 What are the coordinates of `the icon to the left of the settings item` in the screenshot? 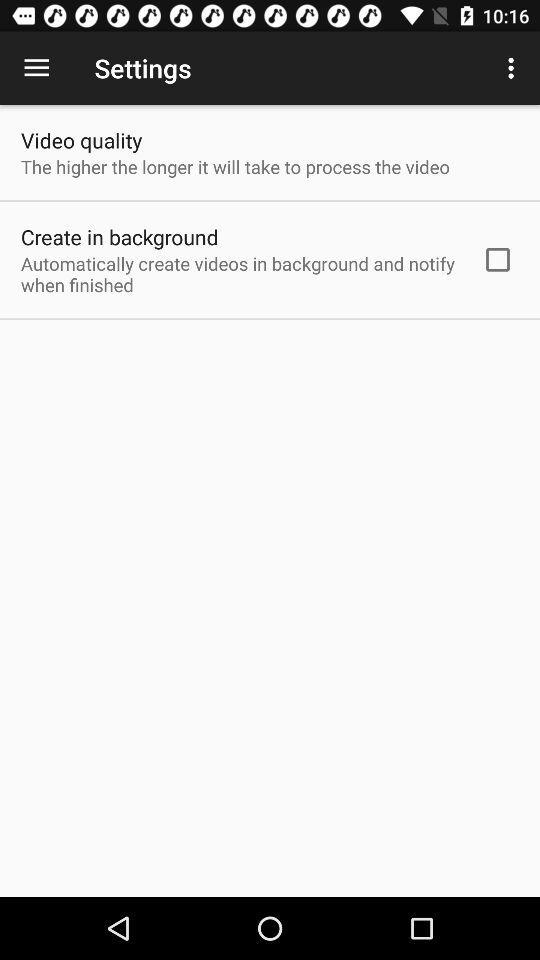 It's located at (36, 68).